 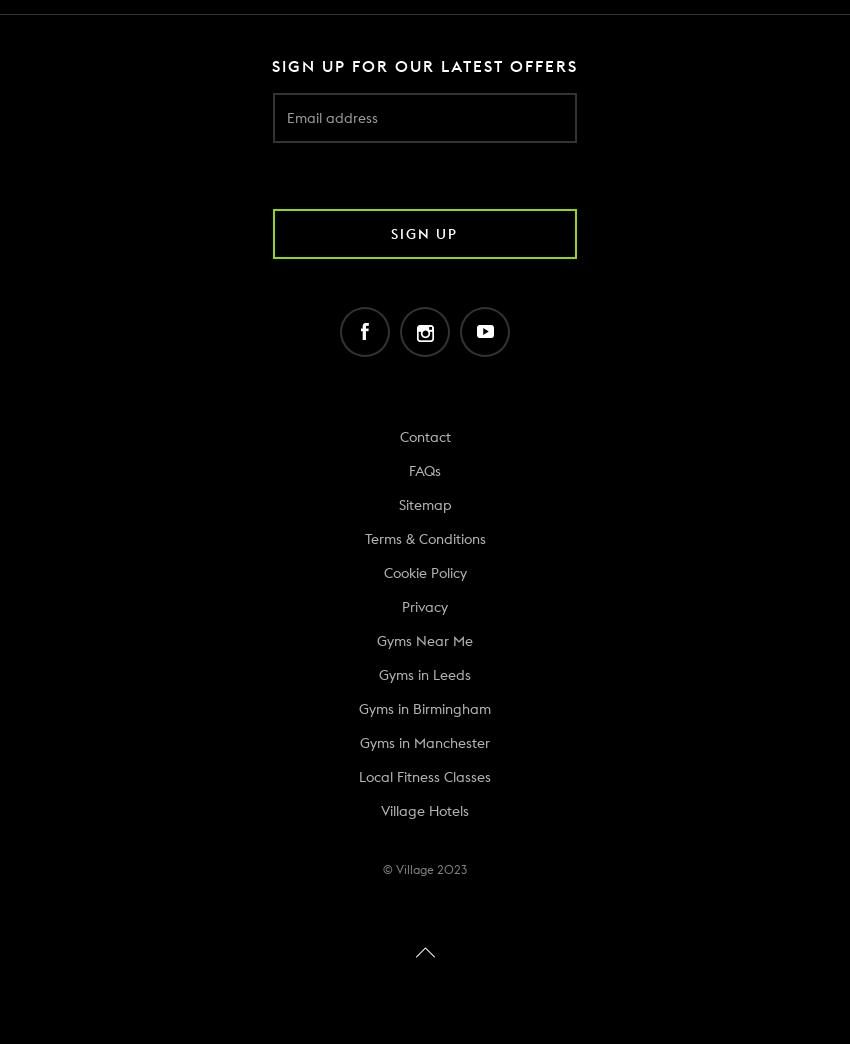 I want to click on 'Privacy', so click(x=425, y=606).